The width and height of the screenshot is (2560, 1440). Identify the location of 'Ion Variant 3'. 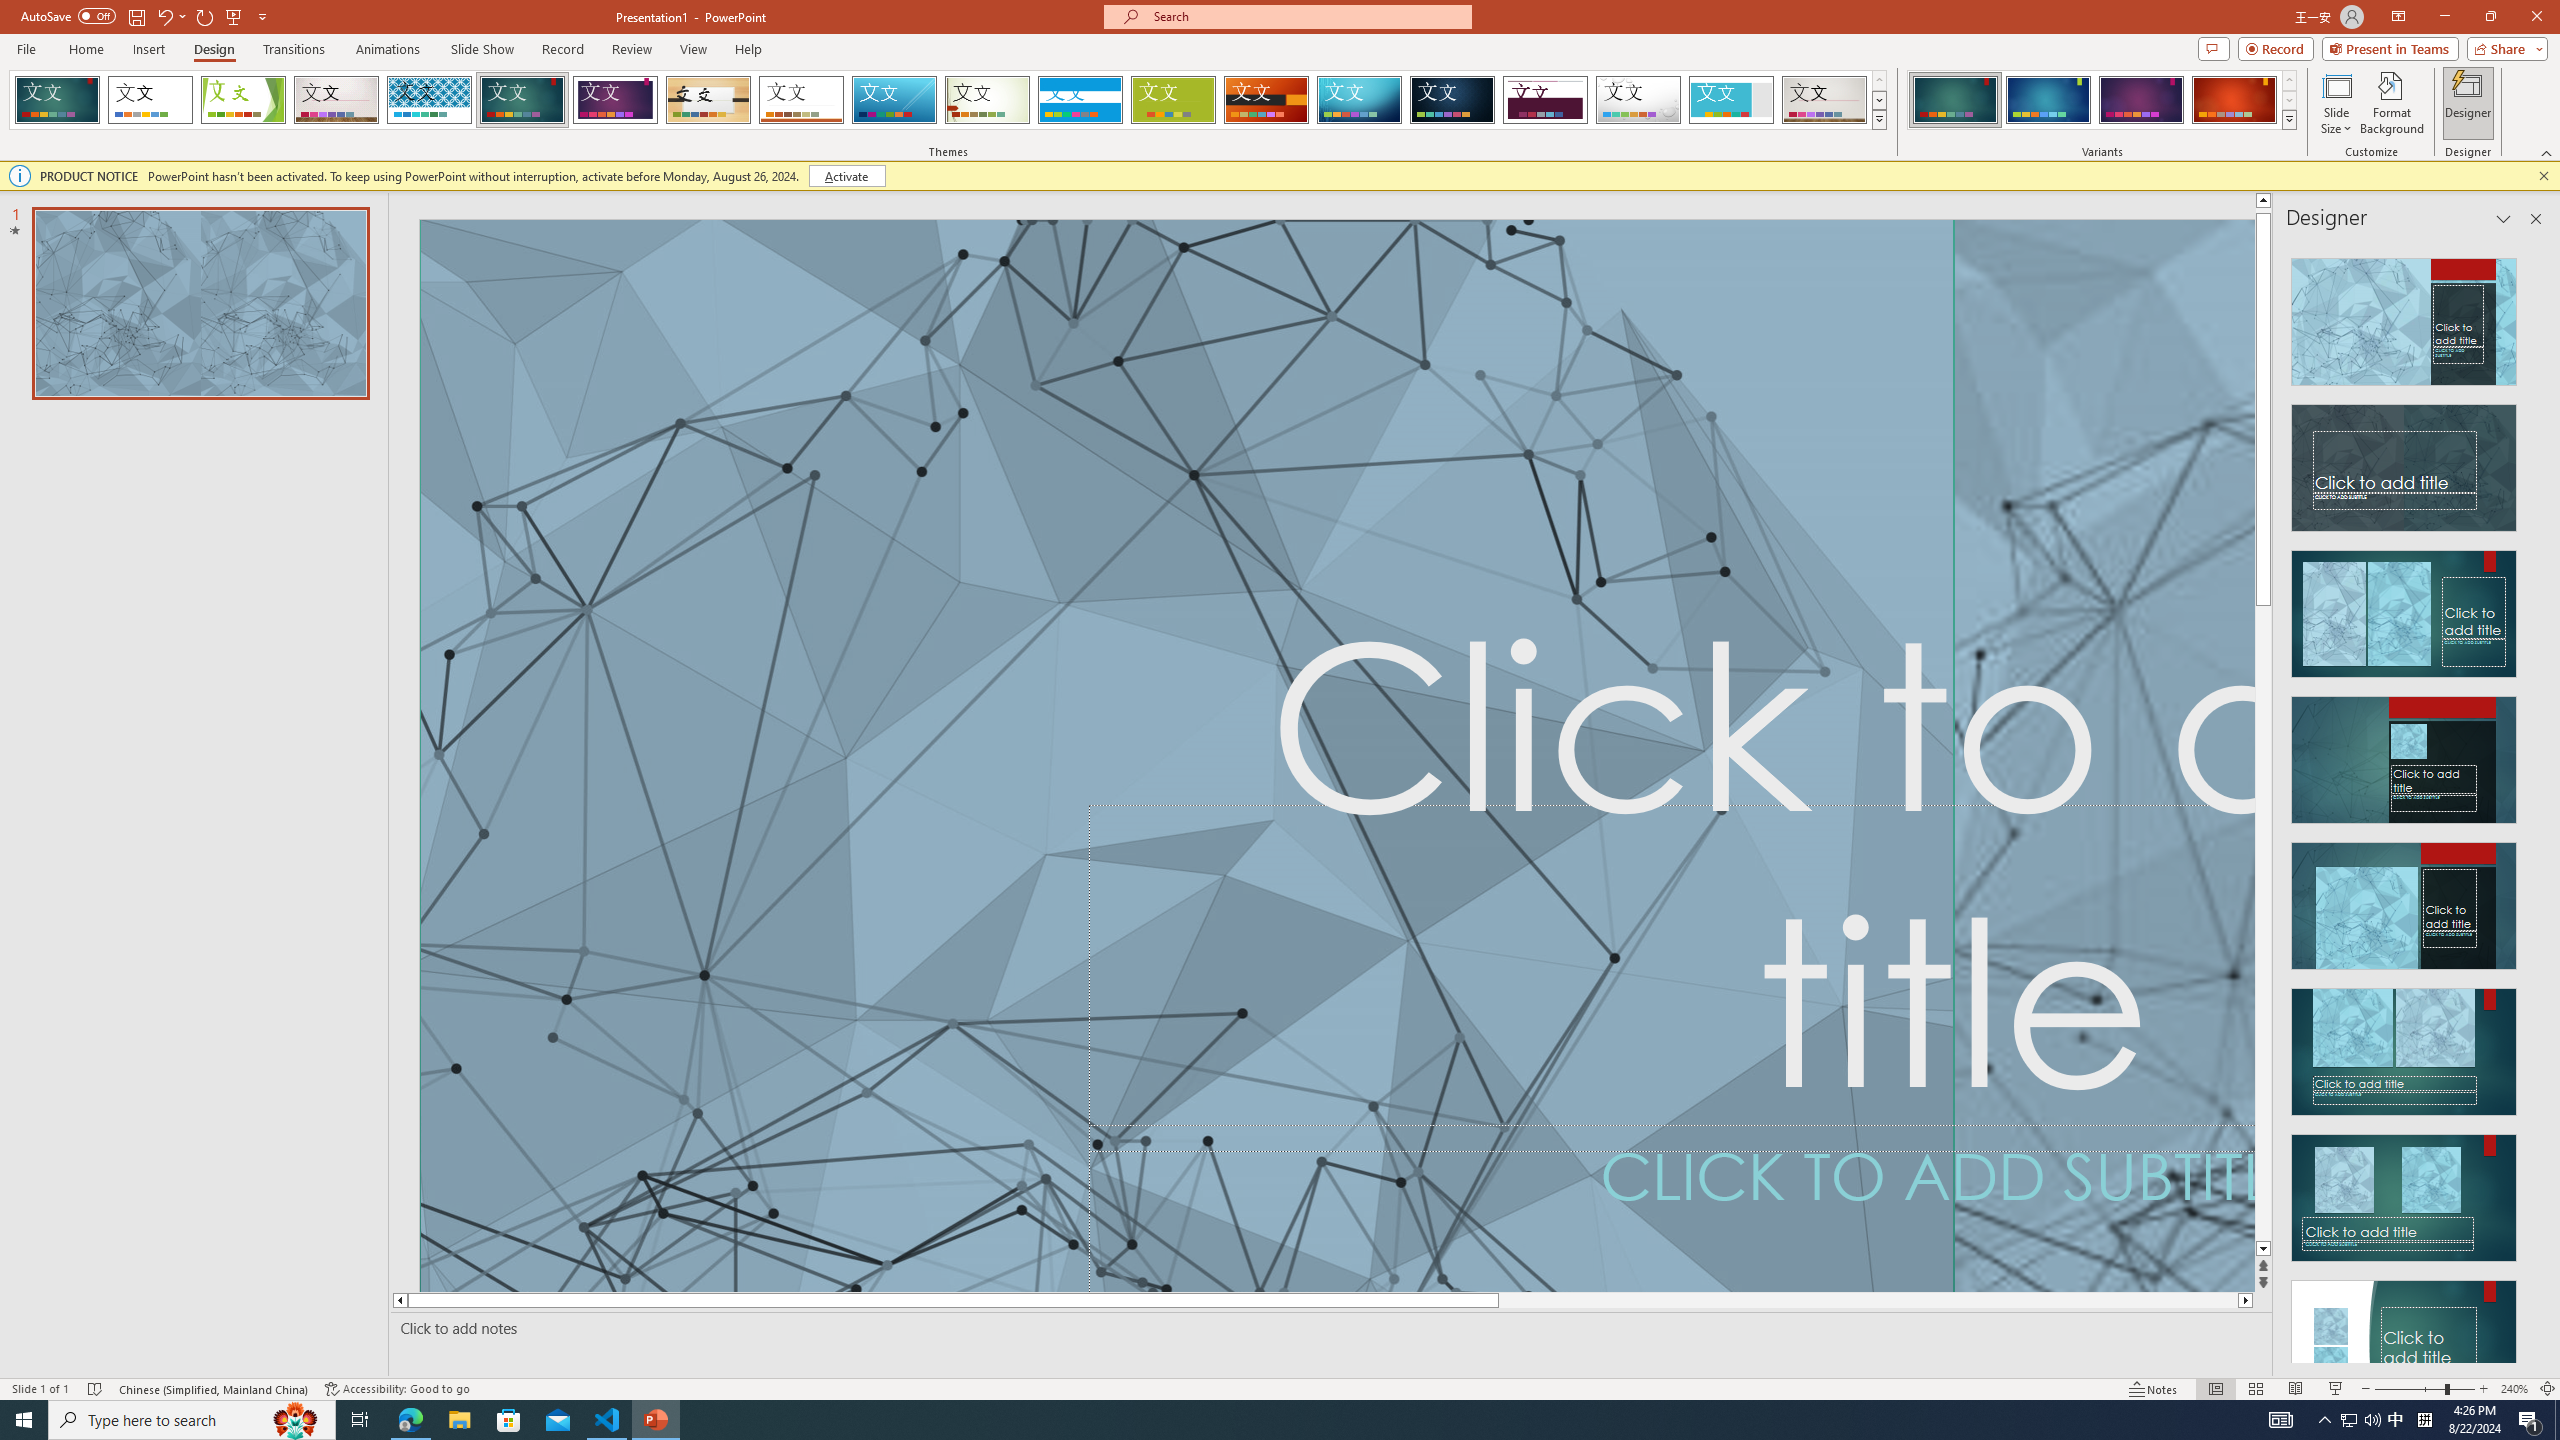
(2140, 99).